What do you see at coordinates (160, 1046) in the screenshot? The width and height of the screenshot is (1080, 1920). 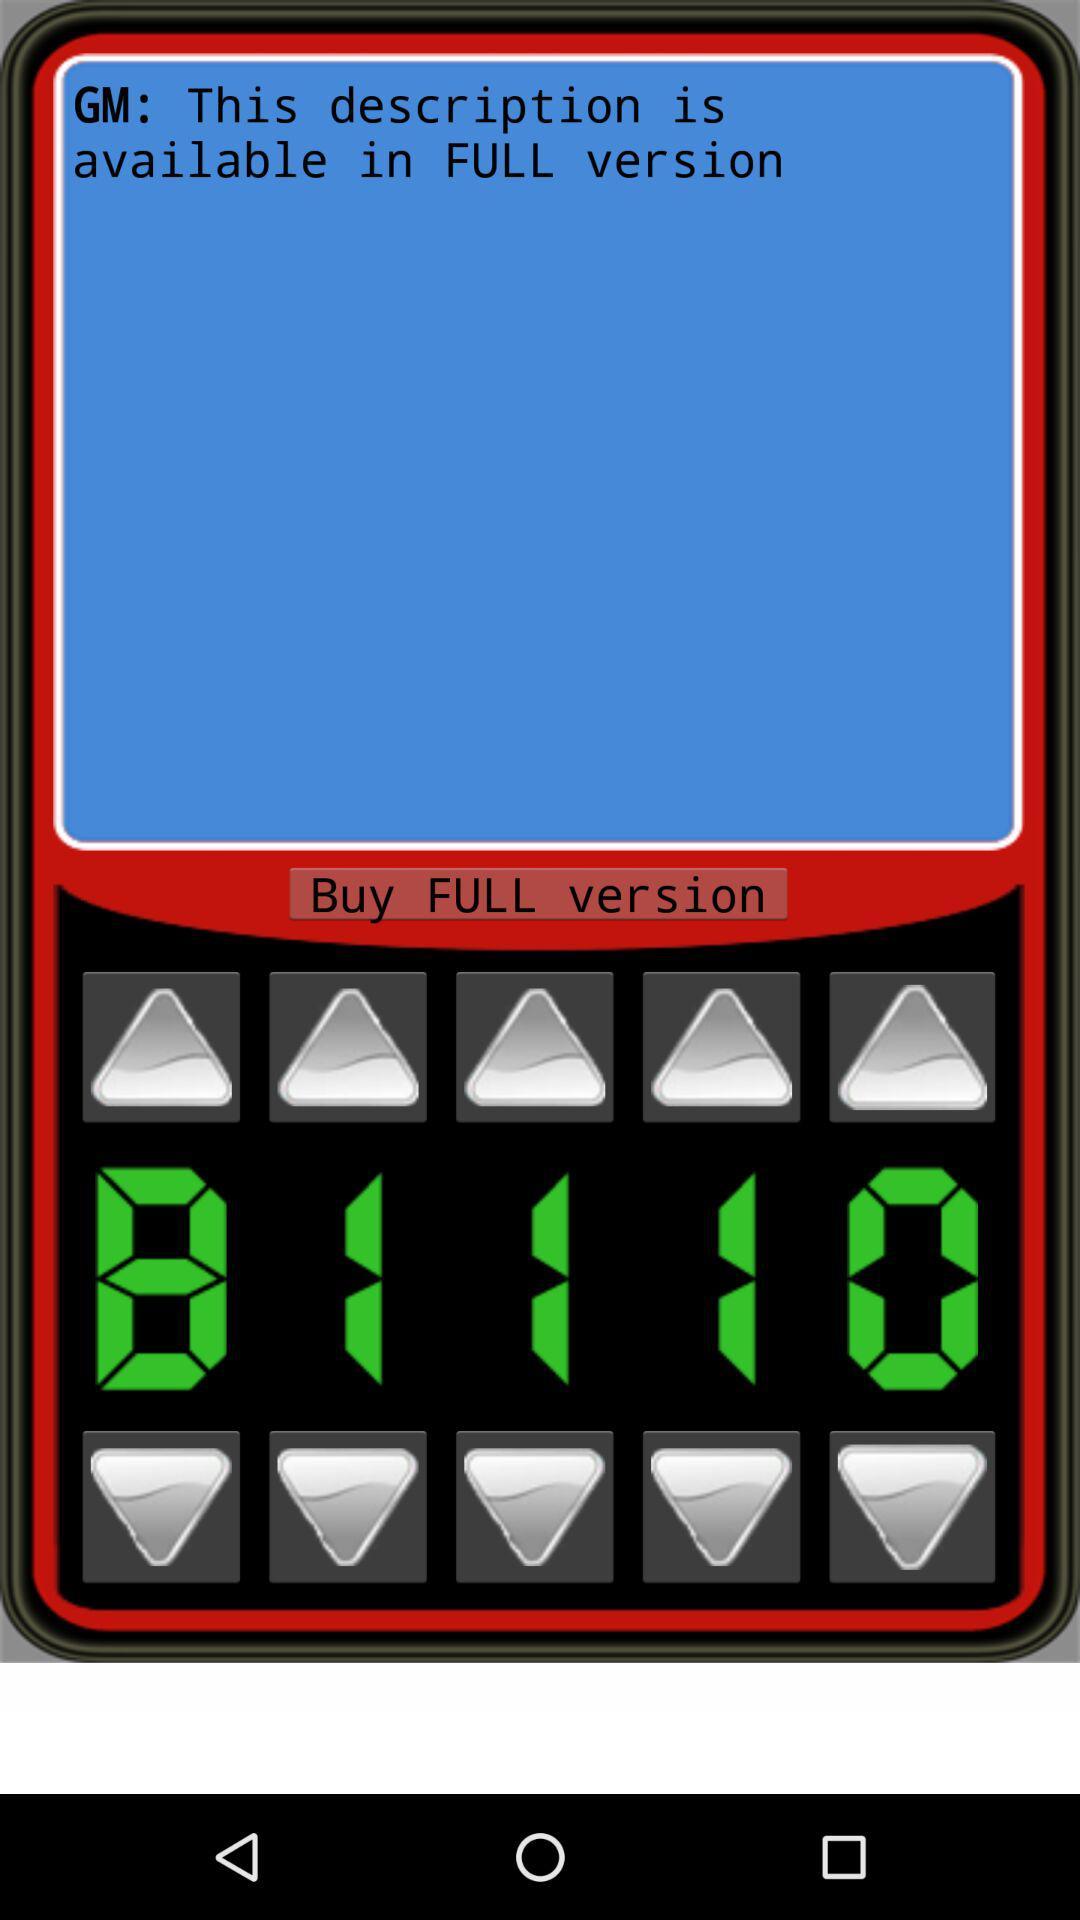 I see `increase digit` at bounding box center [160, 1046].